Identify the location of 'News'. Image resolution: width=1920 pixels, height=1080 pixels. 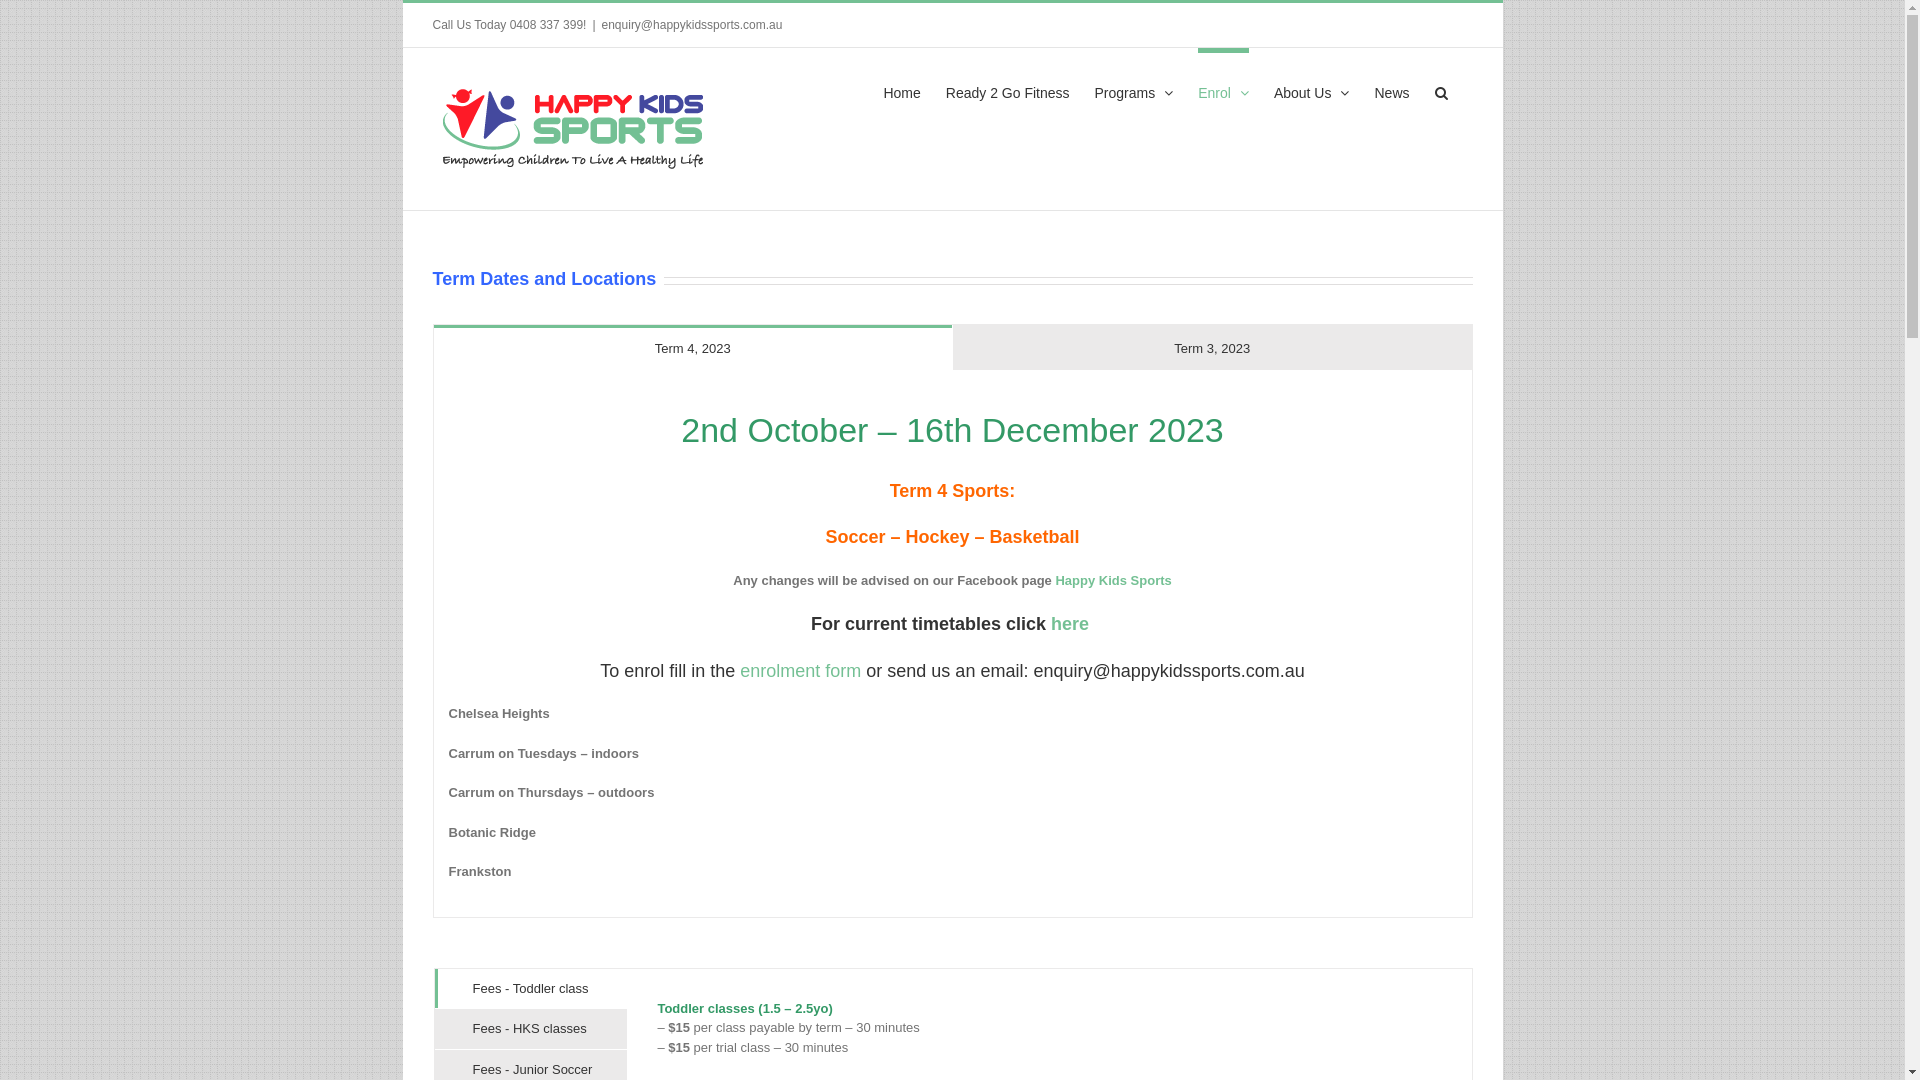
(1390, 88).